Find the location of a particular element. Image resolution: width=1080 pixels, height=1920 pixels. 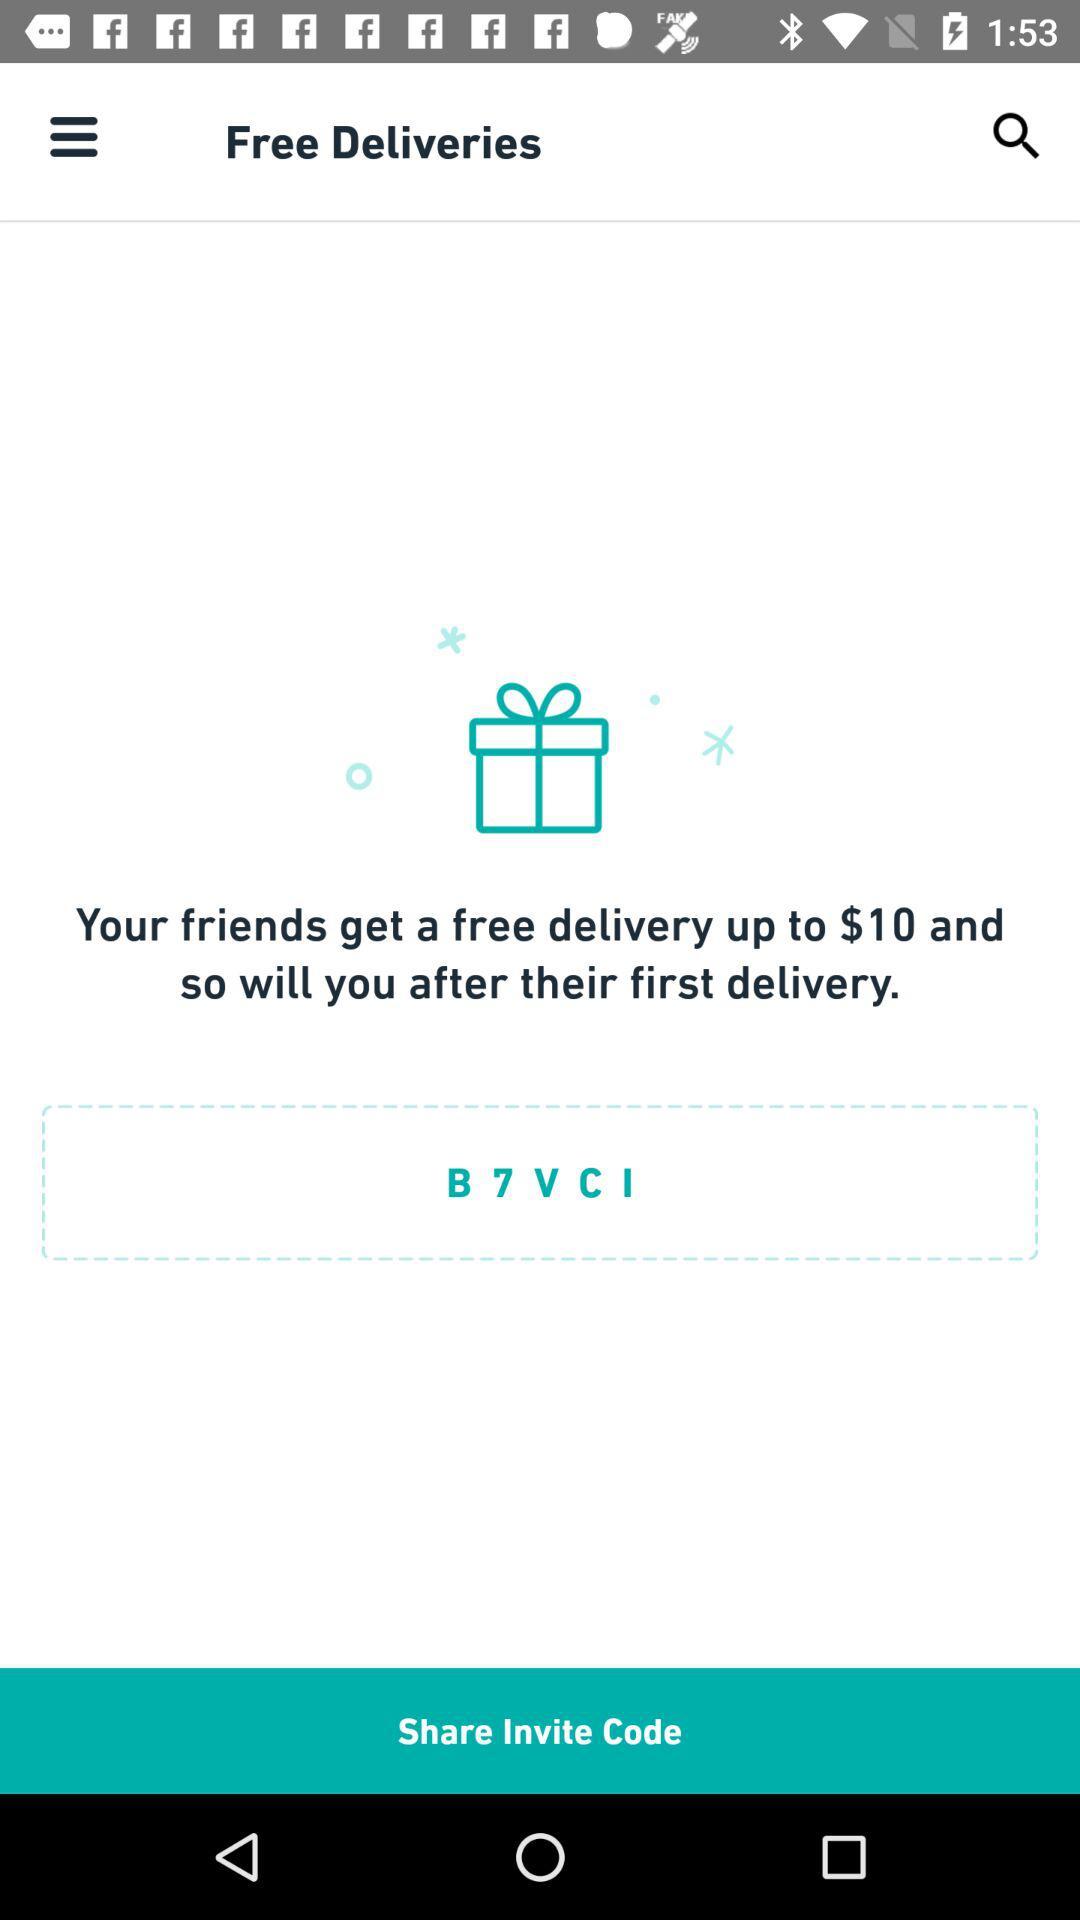

icon above your friends get is located at coordinates (1017, 135).